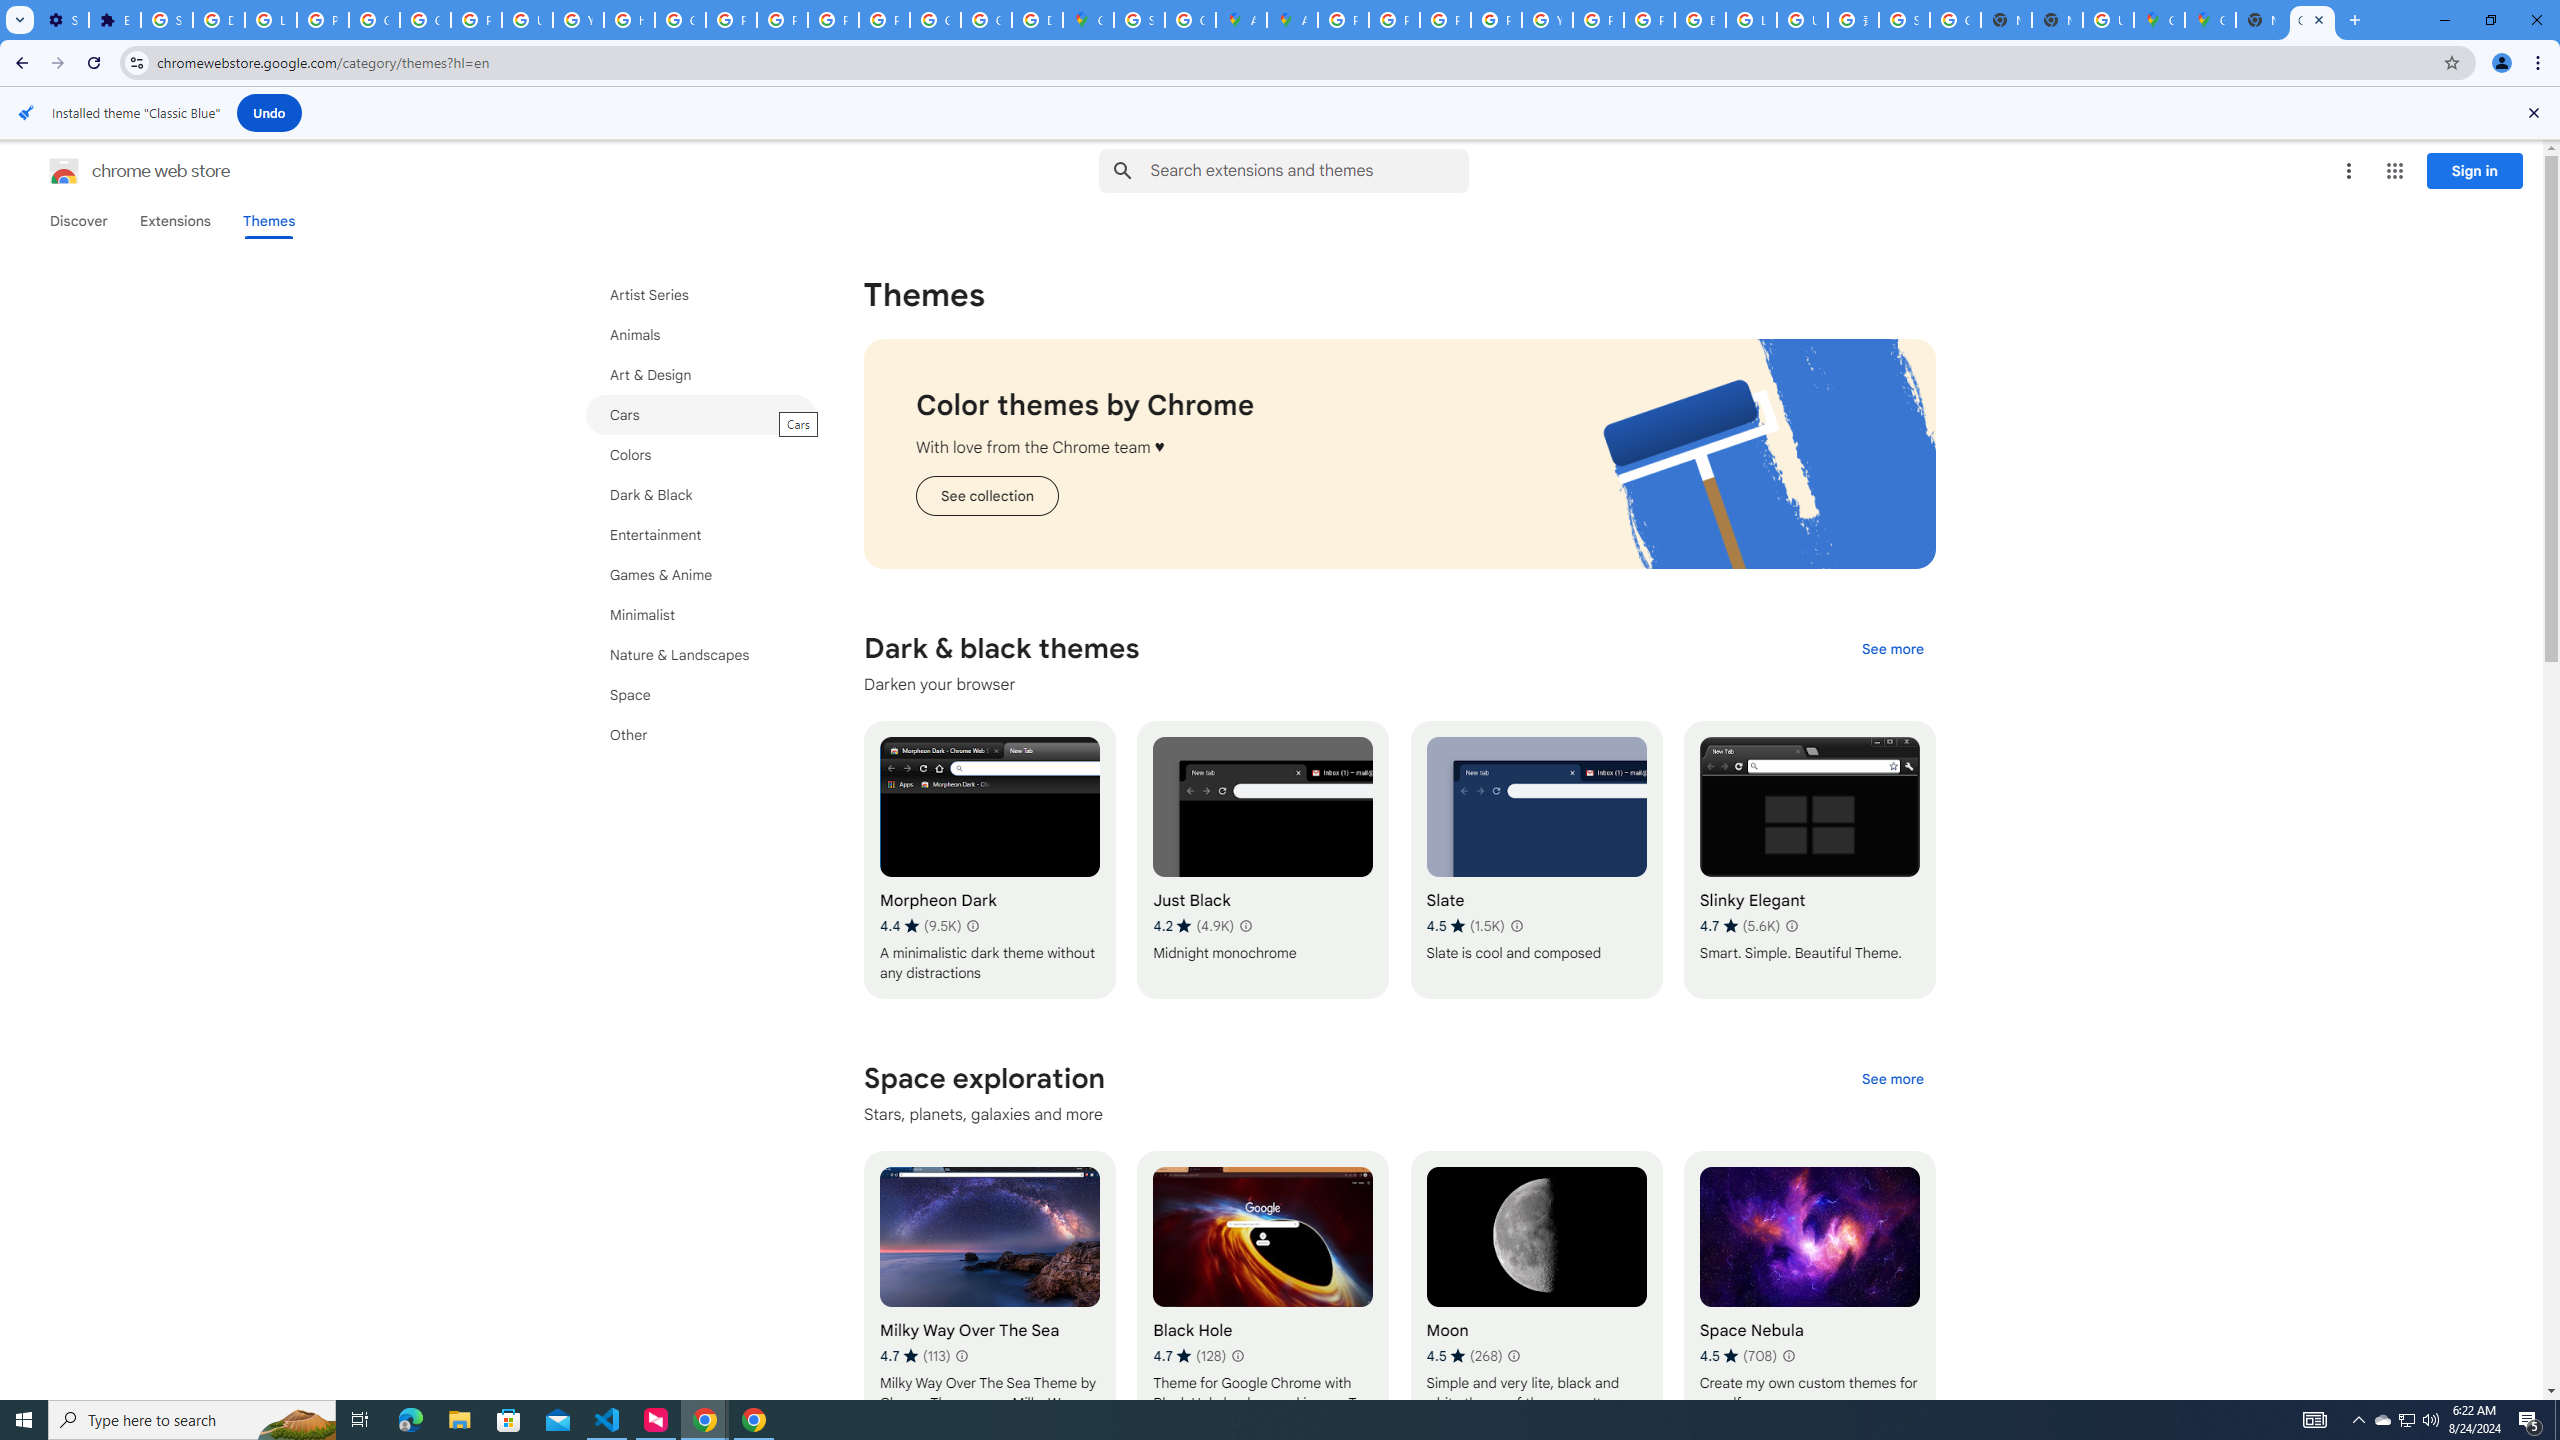 Image resolution: width=2560 pixels, height=1440 pixels. What do you see at coordinates (1891, 647) in the screenshot?
I see `'See more of the "Dark & black themes" collection'` at bounding box center [1891, 647].